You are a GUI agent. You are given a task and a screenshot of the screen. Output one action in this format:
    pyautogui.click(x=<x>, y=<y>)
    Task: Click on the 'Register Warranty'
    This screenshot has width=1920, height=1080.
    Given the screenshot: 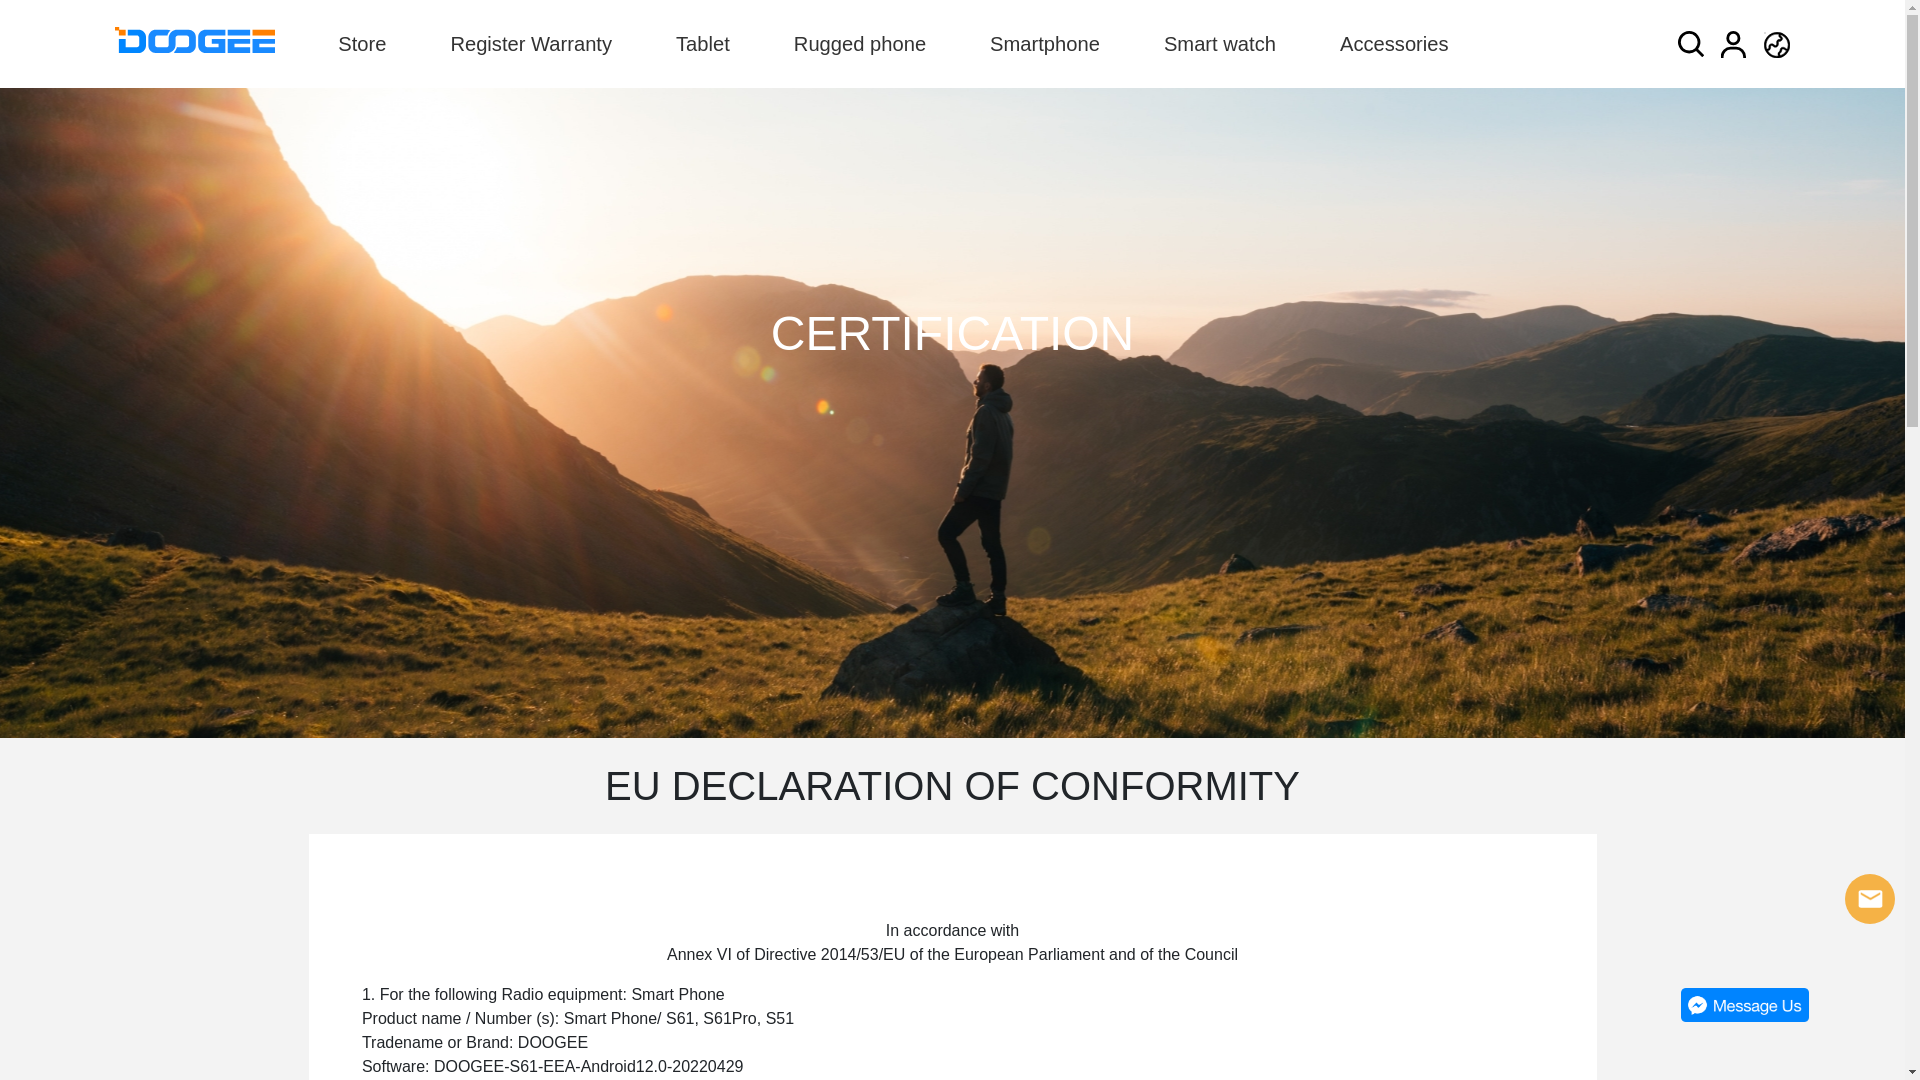 What is the action you would take?
    pyautogui.click(x=531, y=43)
    